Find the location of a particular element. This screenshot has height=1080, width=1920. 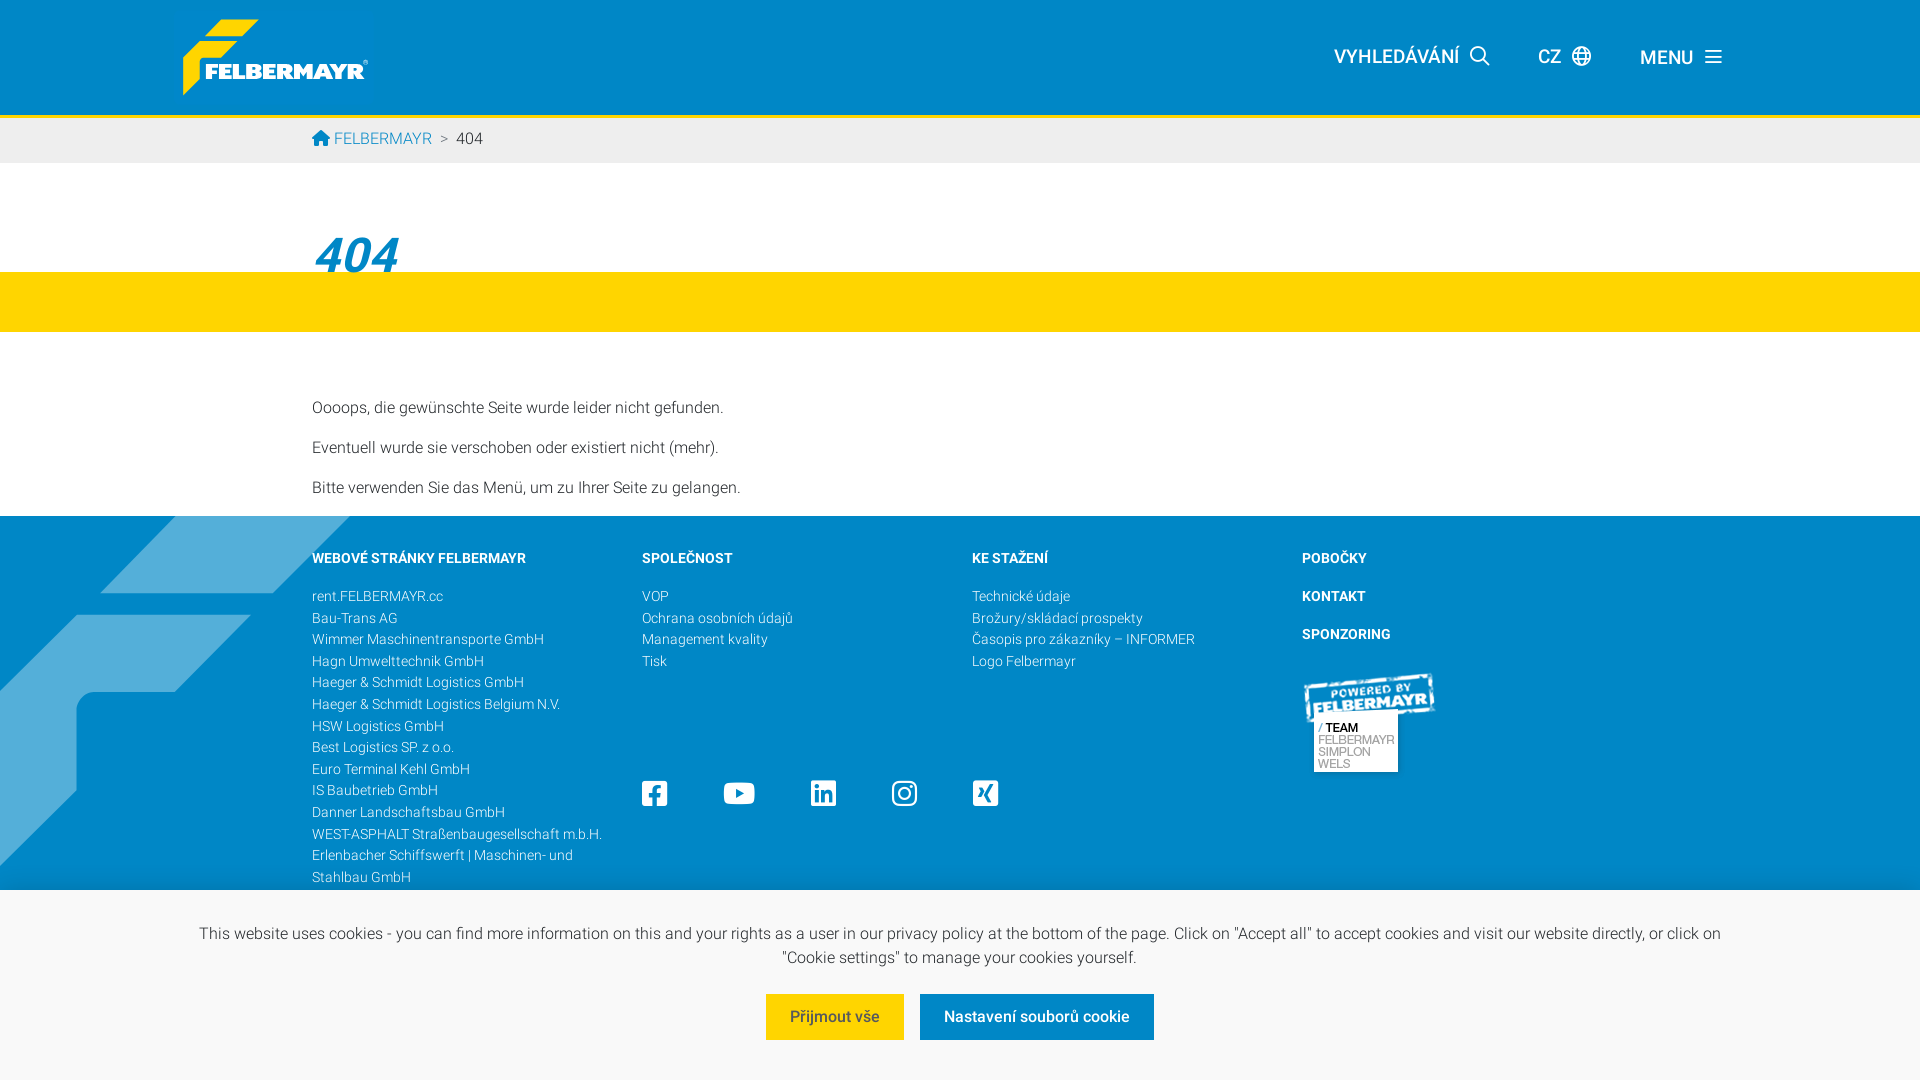

'Tisk' is located at coordinates (654, 661).